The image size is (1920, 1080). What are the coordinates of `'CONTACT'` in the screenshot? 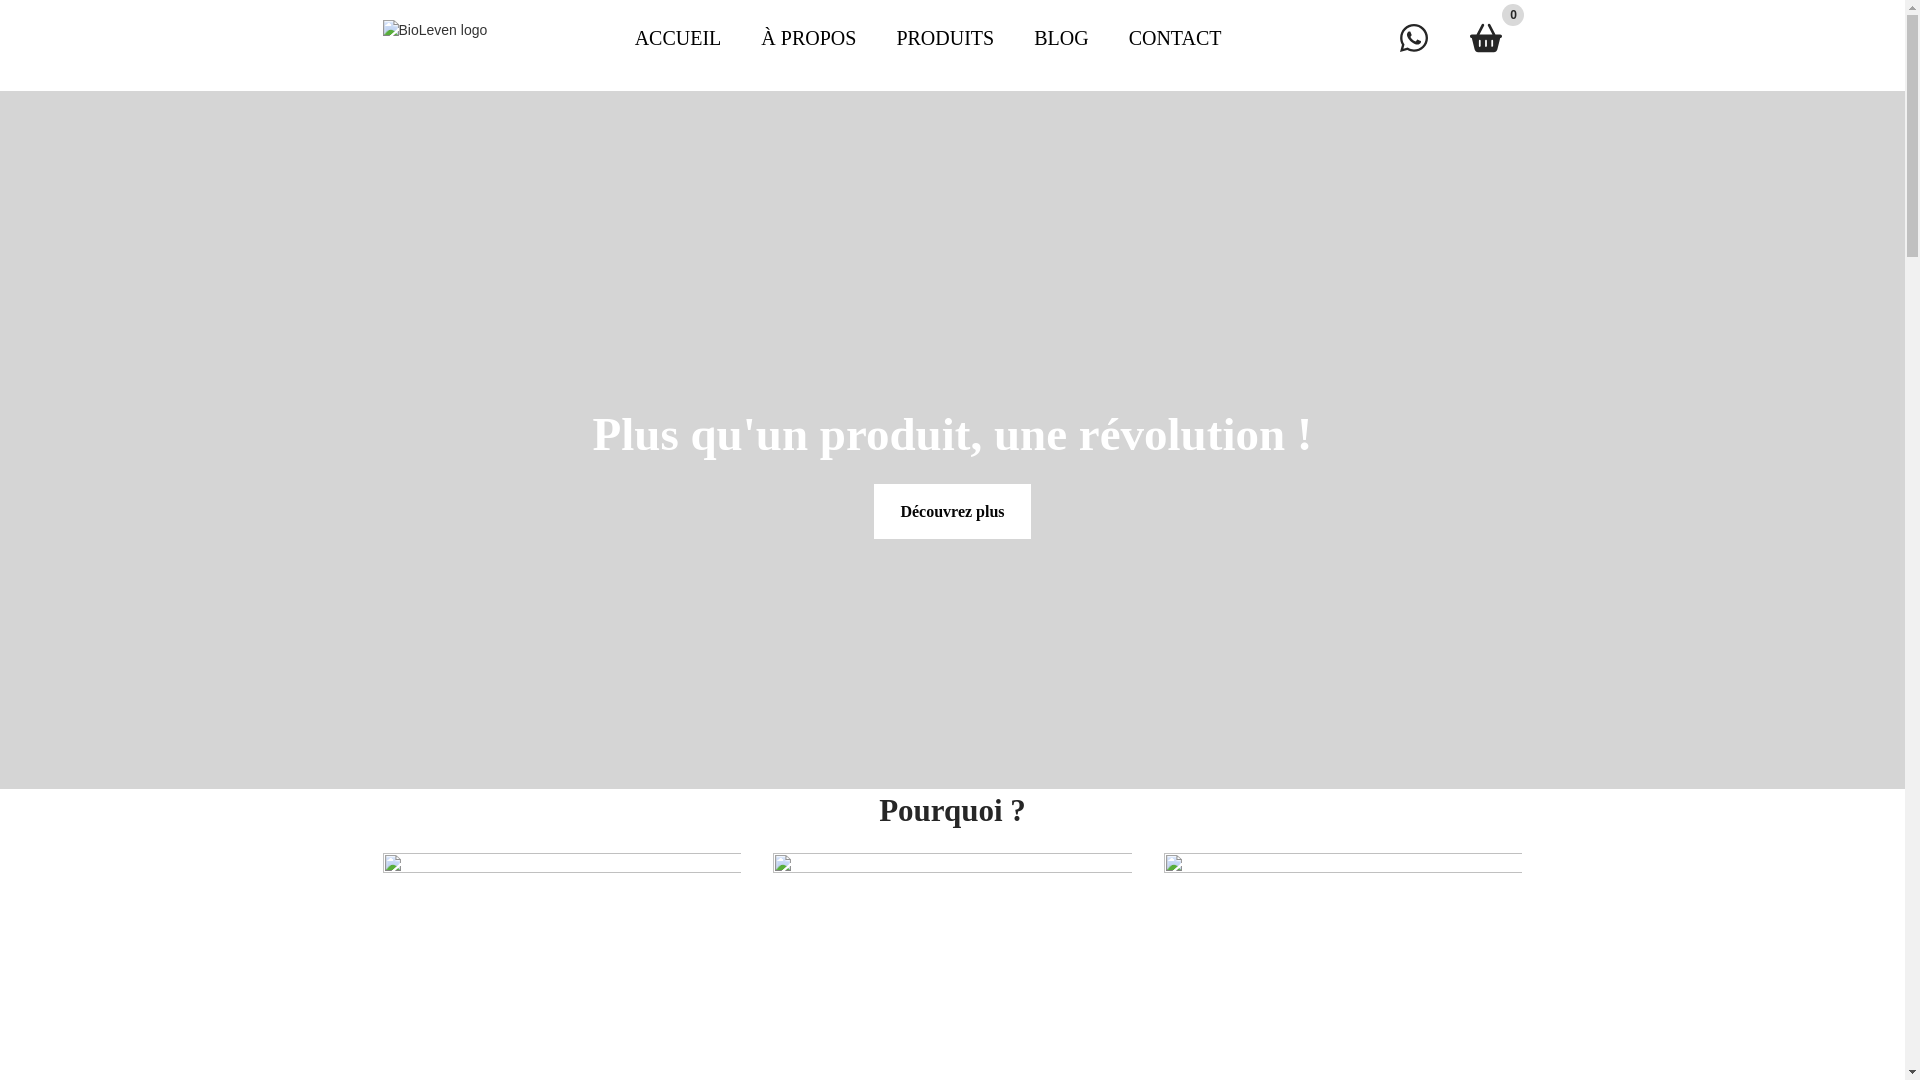 It's located at (1175, 38).